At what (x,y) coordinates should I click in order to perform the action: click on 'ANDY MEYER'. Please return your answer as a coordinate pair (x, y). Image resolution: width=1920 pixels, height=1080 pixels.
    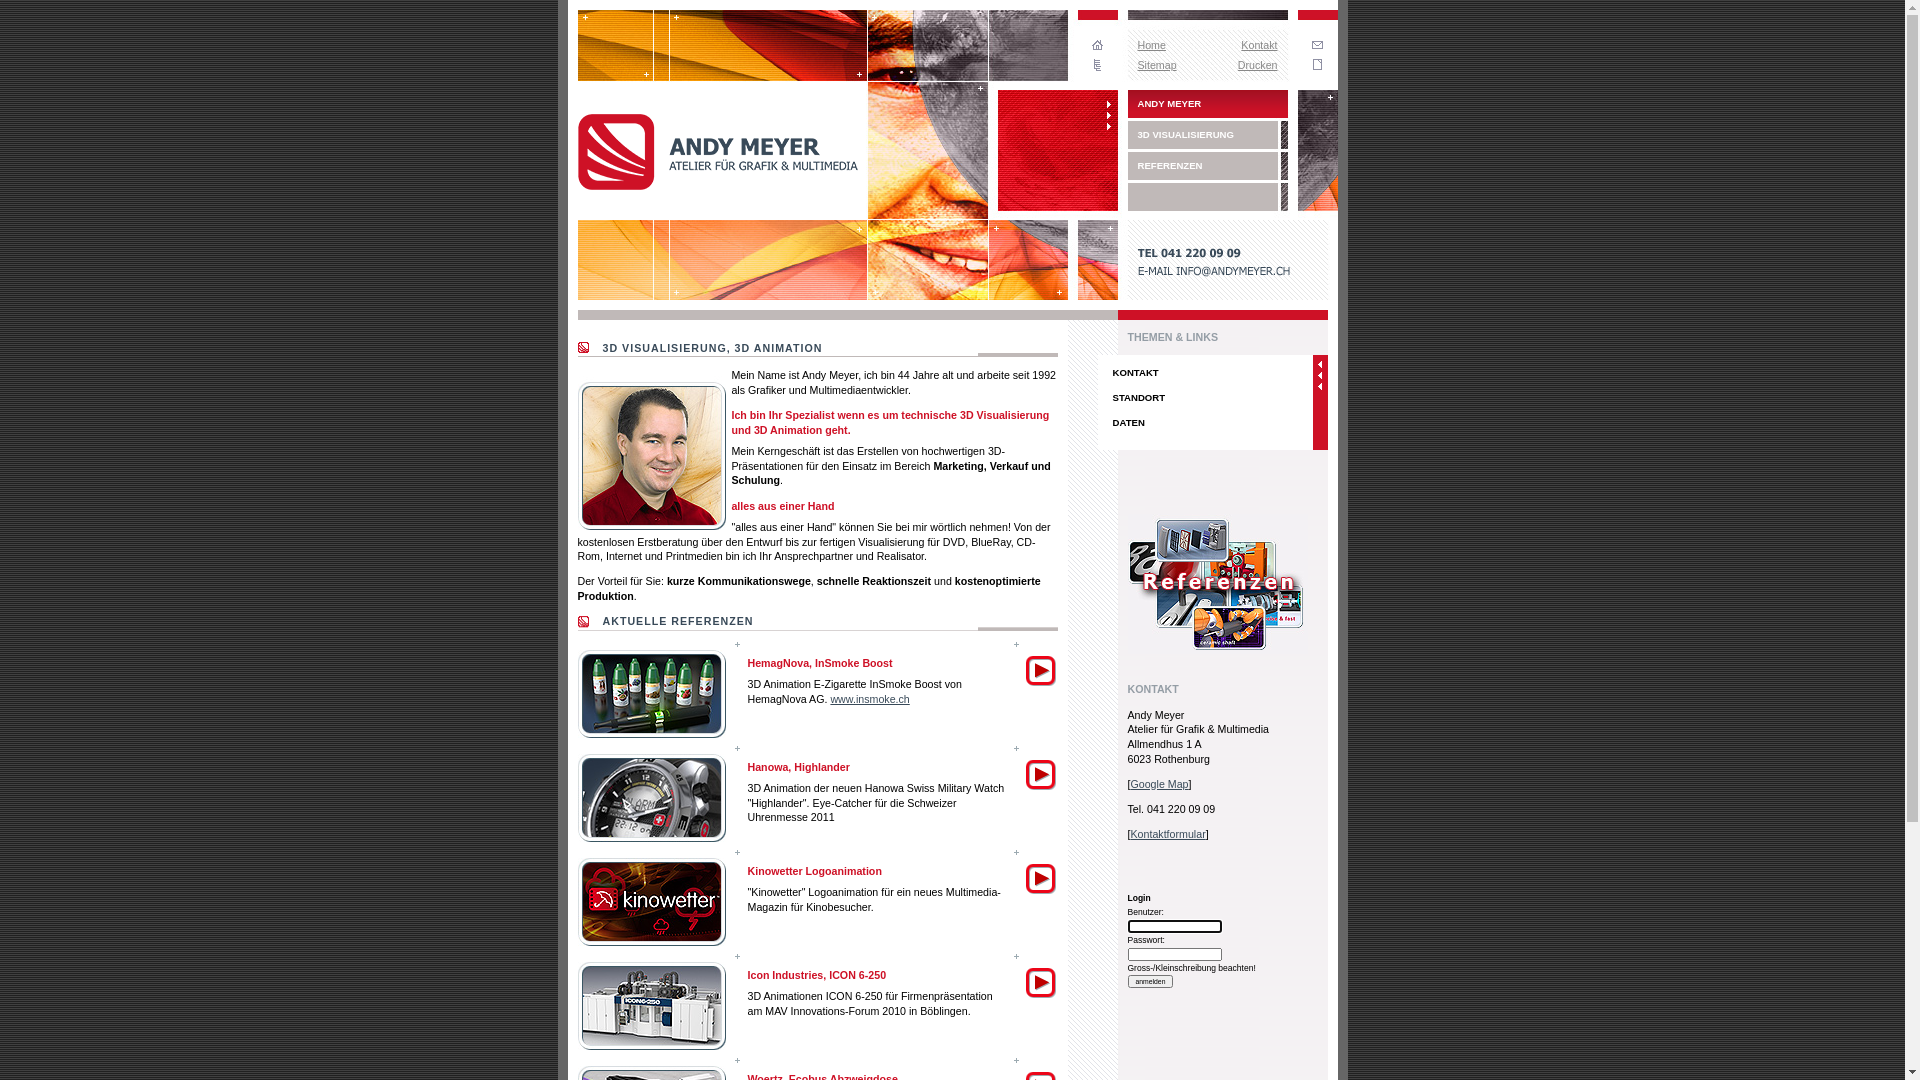
    Looking at the image, I should click on (1207, 104).